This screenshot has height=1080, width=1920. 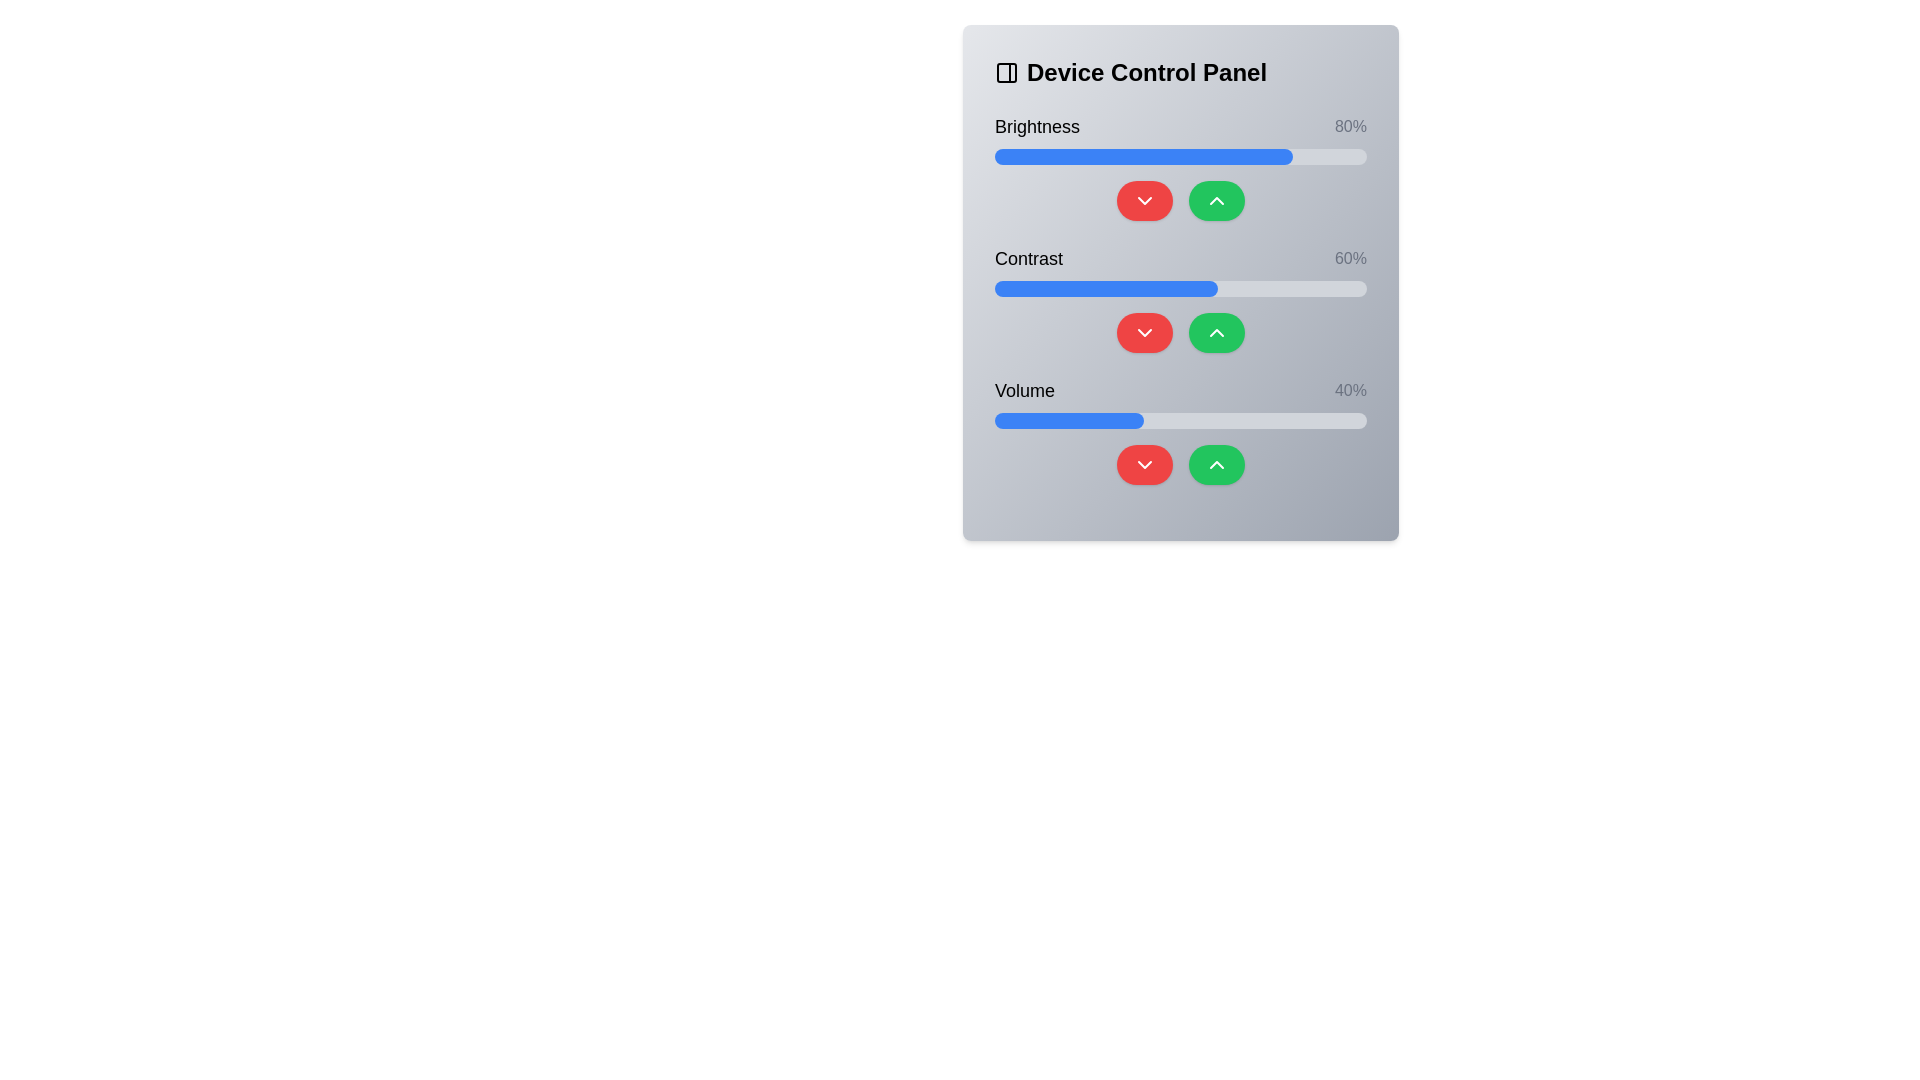 What do you see at coordinates (998, 419) in the screenshot?
I see `the volume` at bounding box center [998, 419].